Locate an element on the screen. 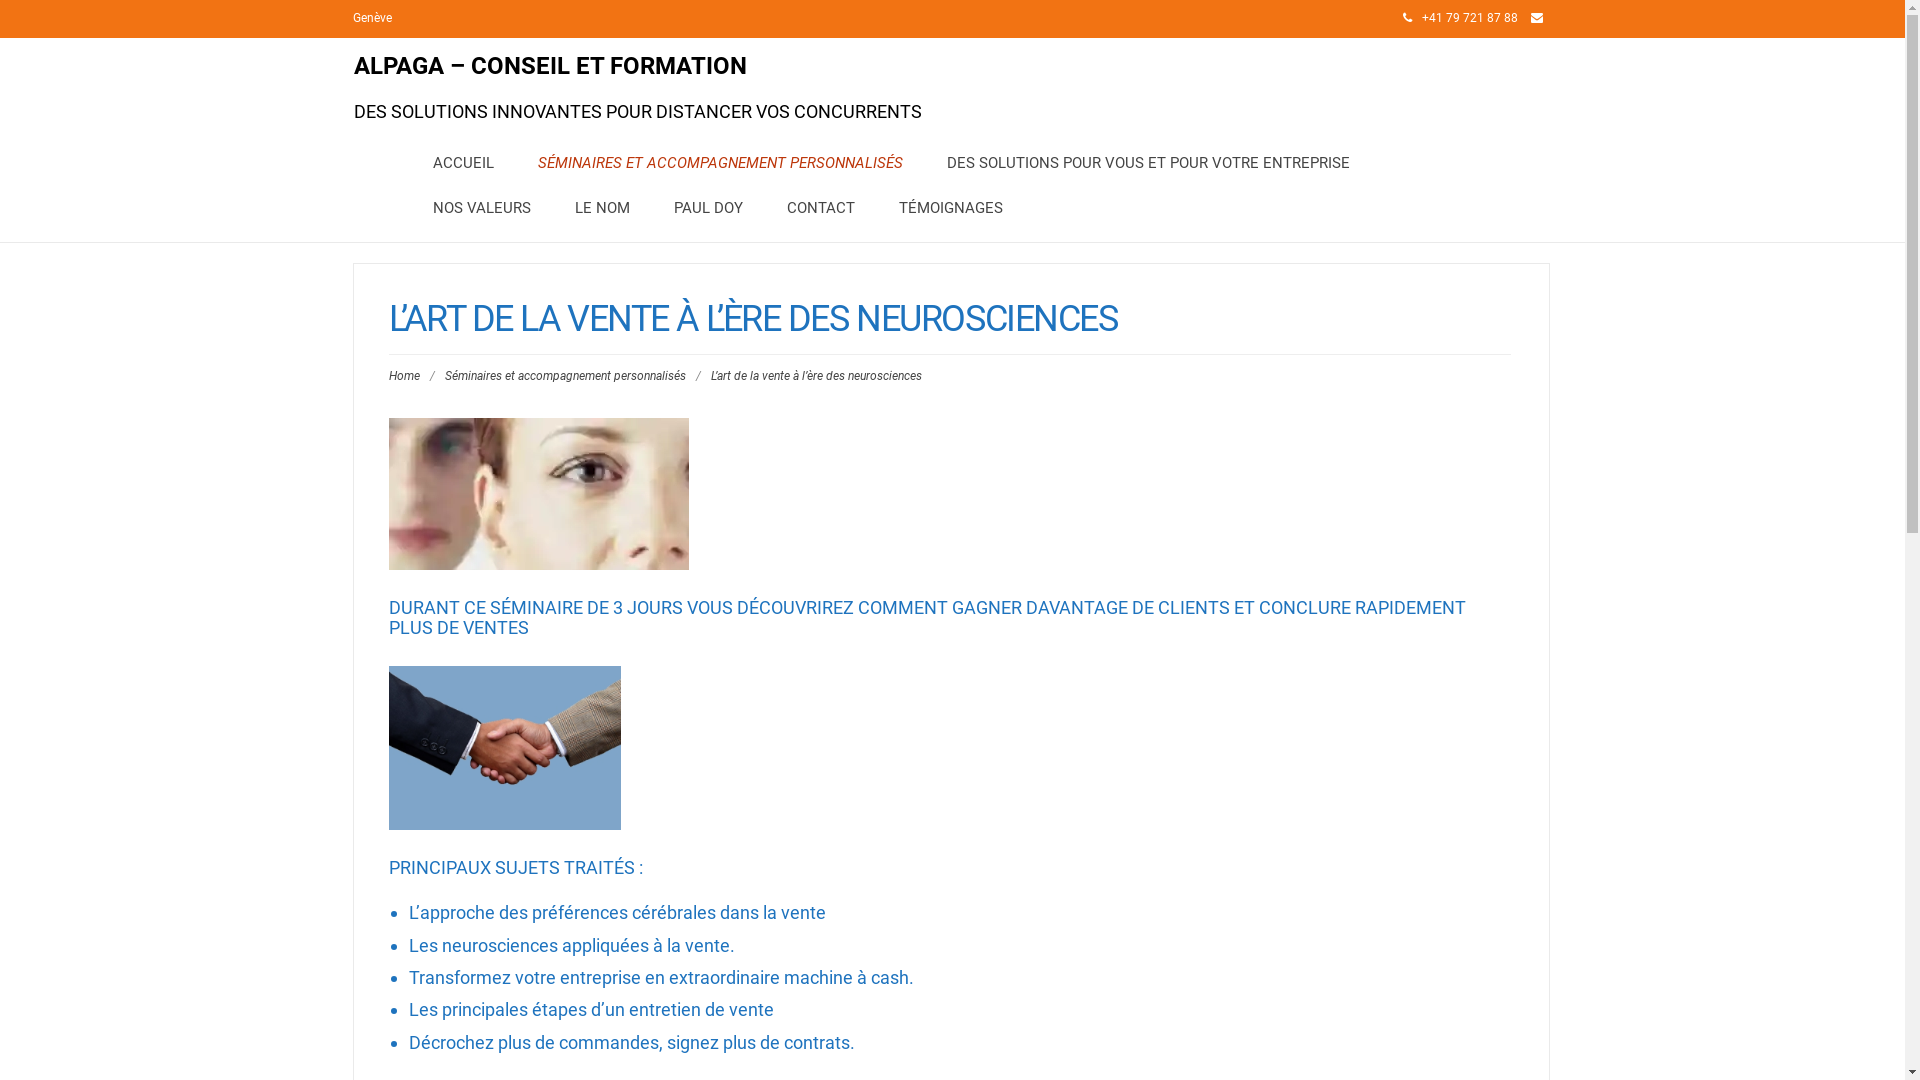 The image size is (1920, 1080). 'ACCUEIL' is located at coordinates (461, 162).